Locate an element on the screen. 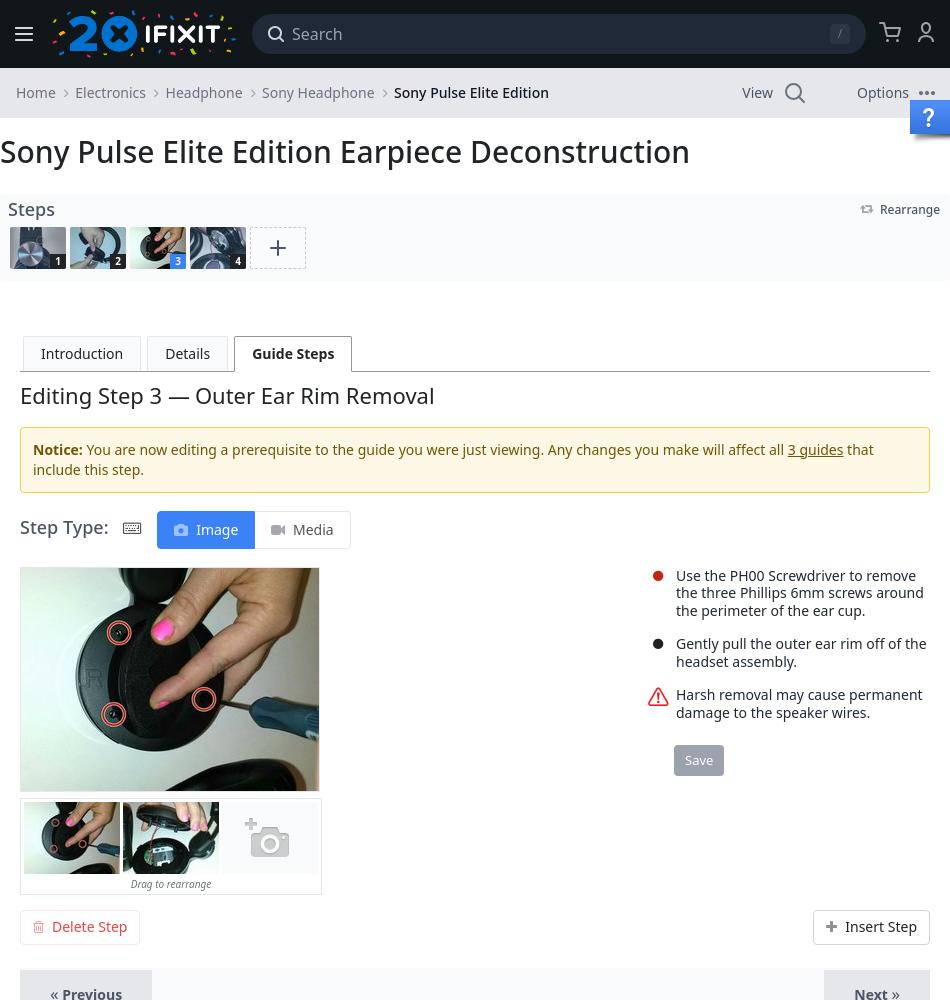 The width and height of the screenshot is (950, 1000). 'You are now editing a prerequisite to the guide you were just viewing. Any changes you make will affect all' is located at coordinates (433, 447).